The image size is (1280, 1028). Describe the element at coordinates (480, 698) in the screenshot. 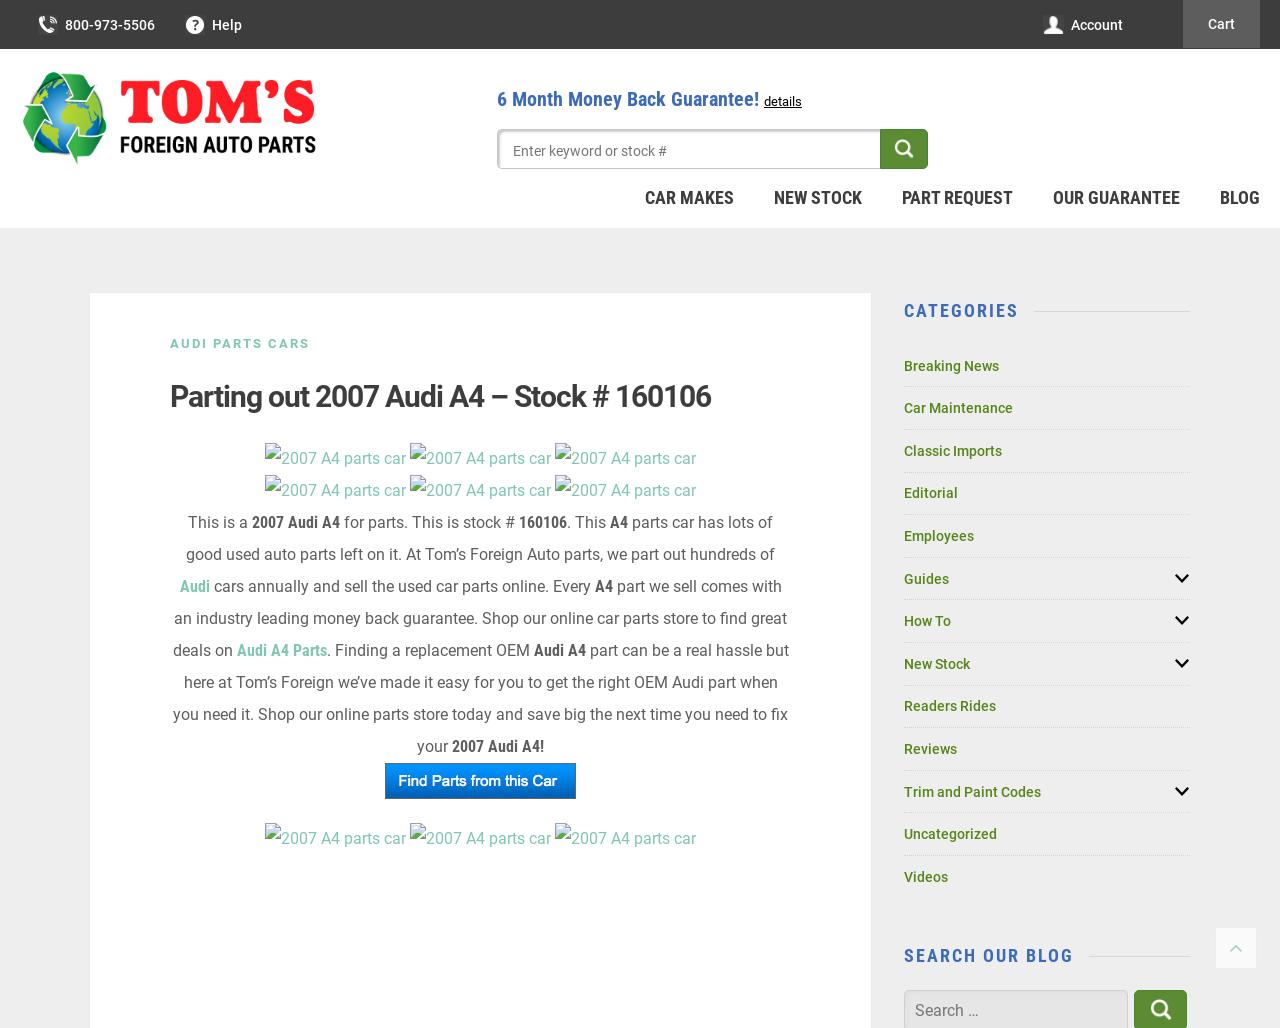

I see `'part can be a real hassle but here at Tom’s Foreign we’ve made it easy for you to get the right OEM Audi part when you need it. Shop our online parts store today and save big the next time you need to fix your'` at that location.